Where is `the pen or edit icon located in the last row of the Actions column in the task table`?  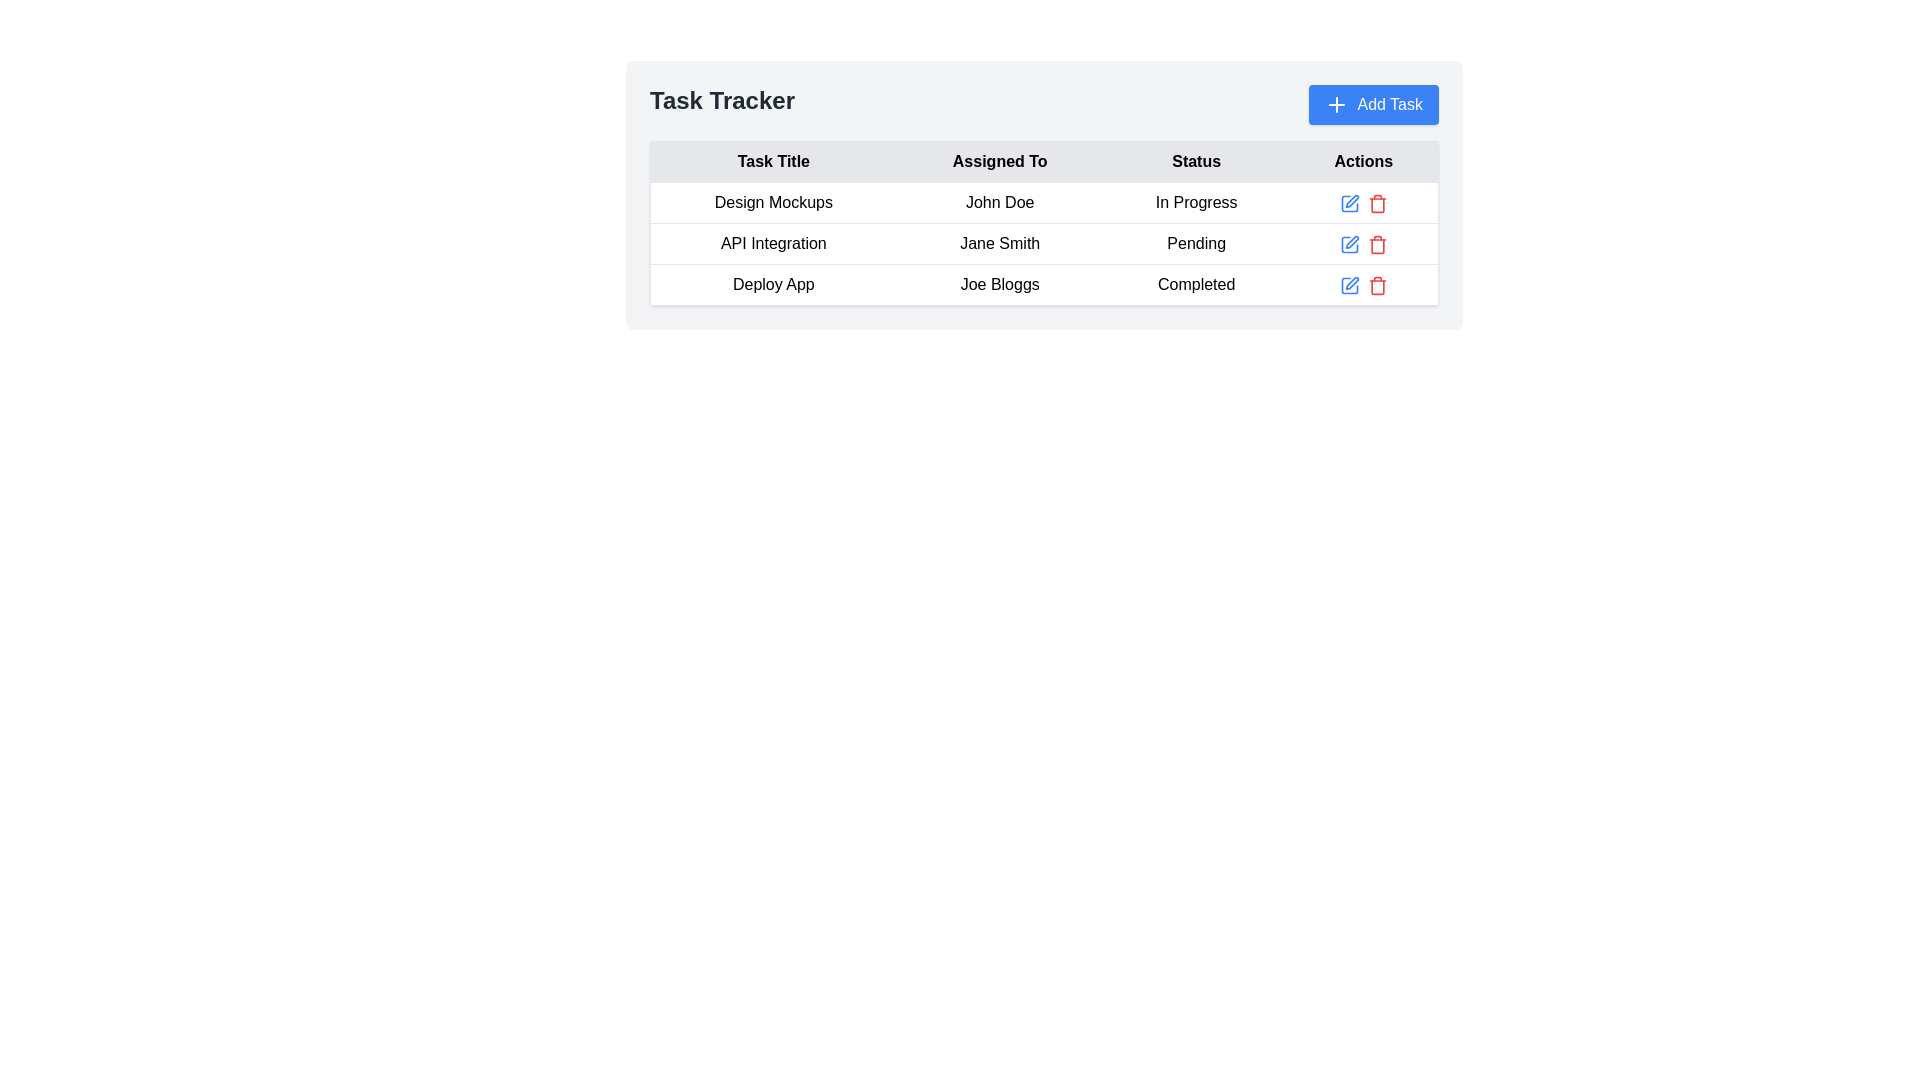
the pen or edit icon located in the last row of the Actions column in the task table is located at coordinates (1352, 283).